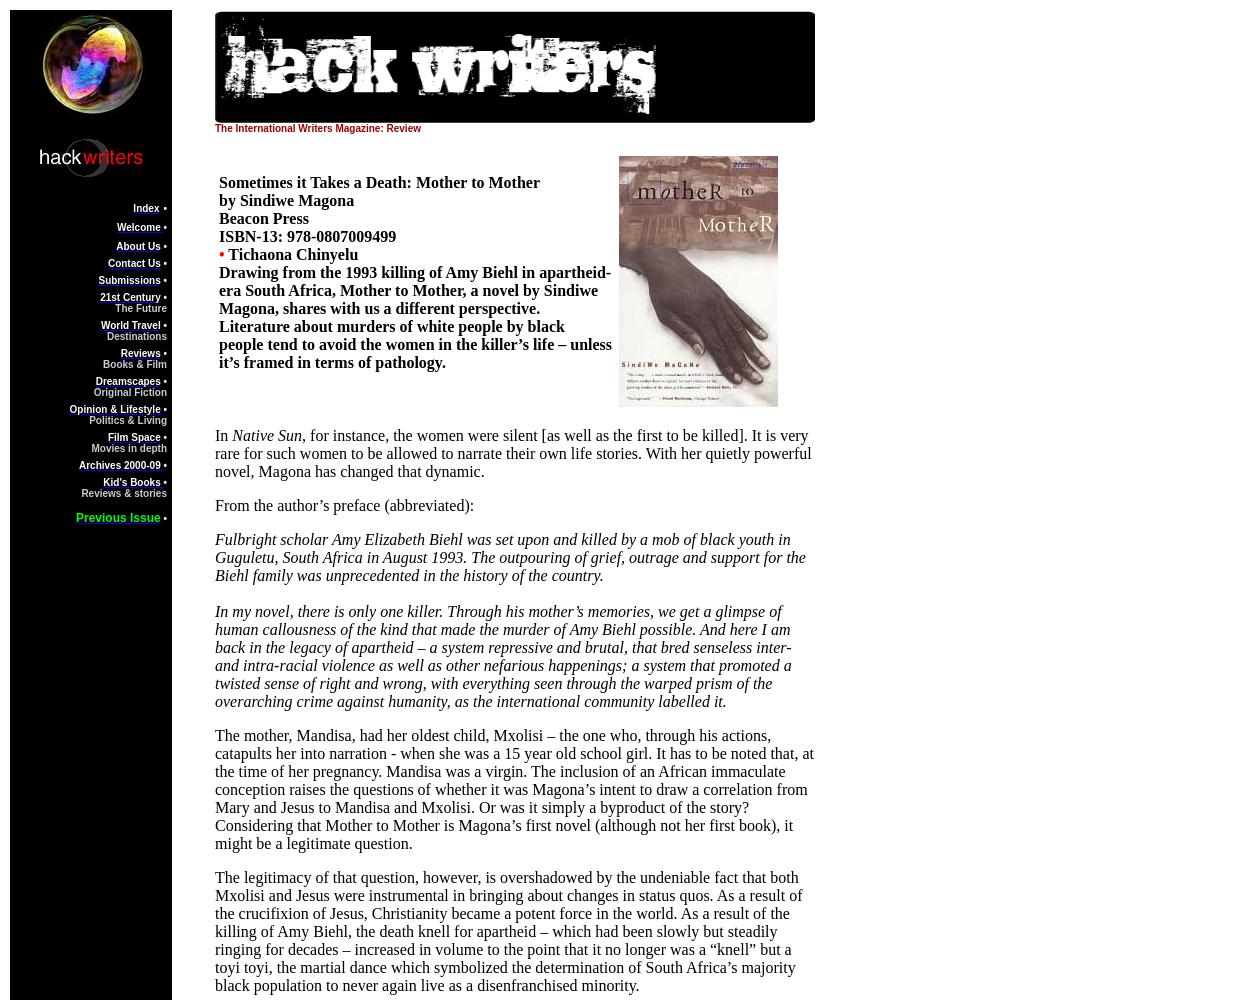  Describe the element at coordinates (133, 437) in the screenshot. I see `'Film 
            Space'` at that location.